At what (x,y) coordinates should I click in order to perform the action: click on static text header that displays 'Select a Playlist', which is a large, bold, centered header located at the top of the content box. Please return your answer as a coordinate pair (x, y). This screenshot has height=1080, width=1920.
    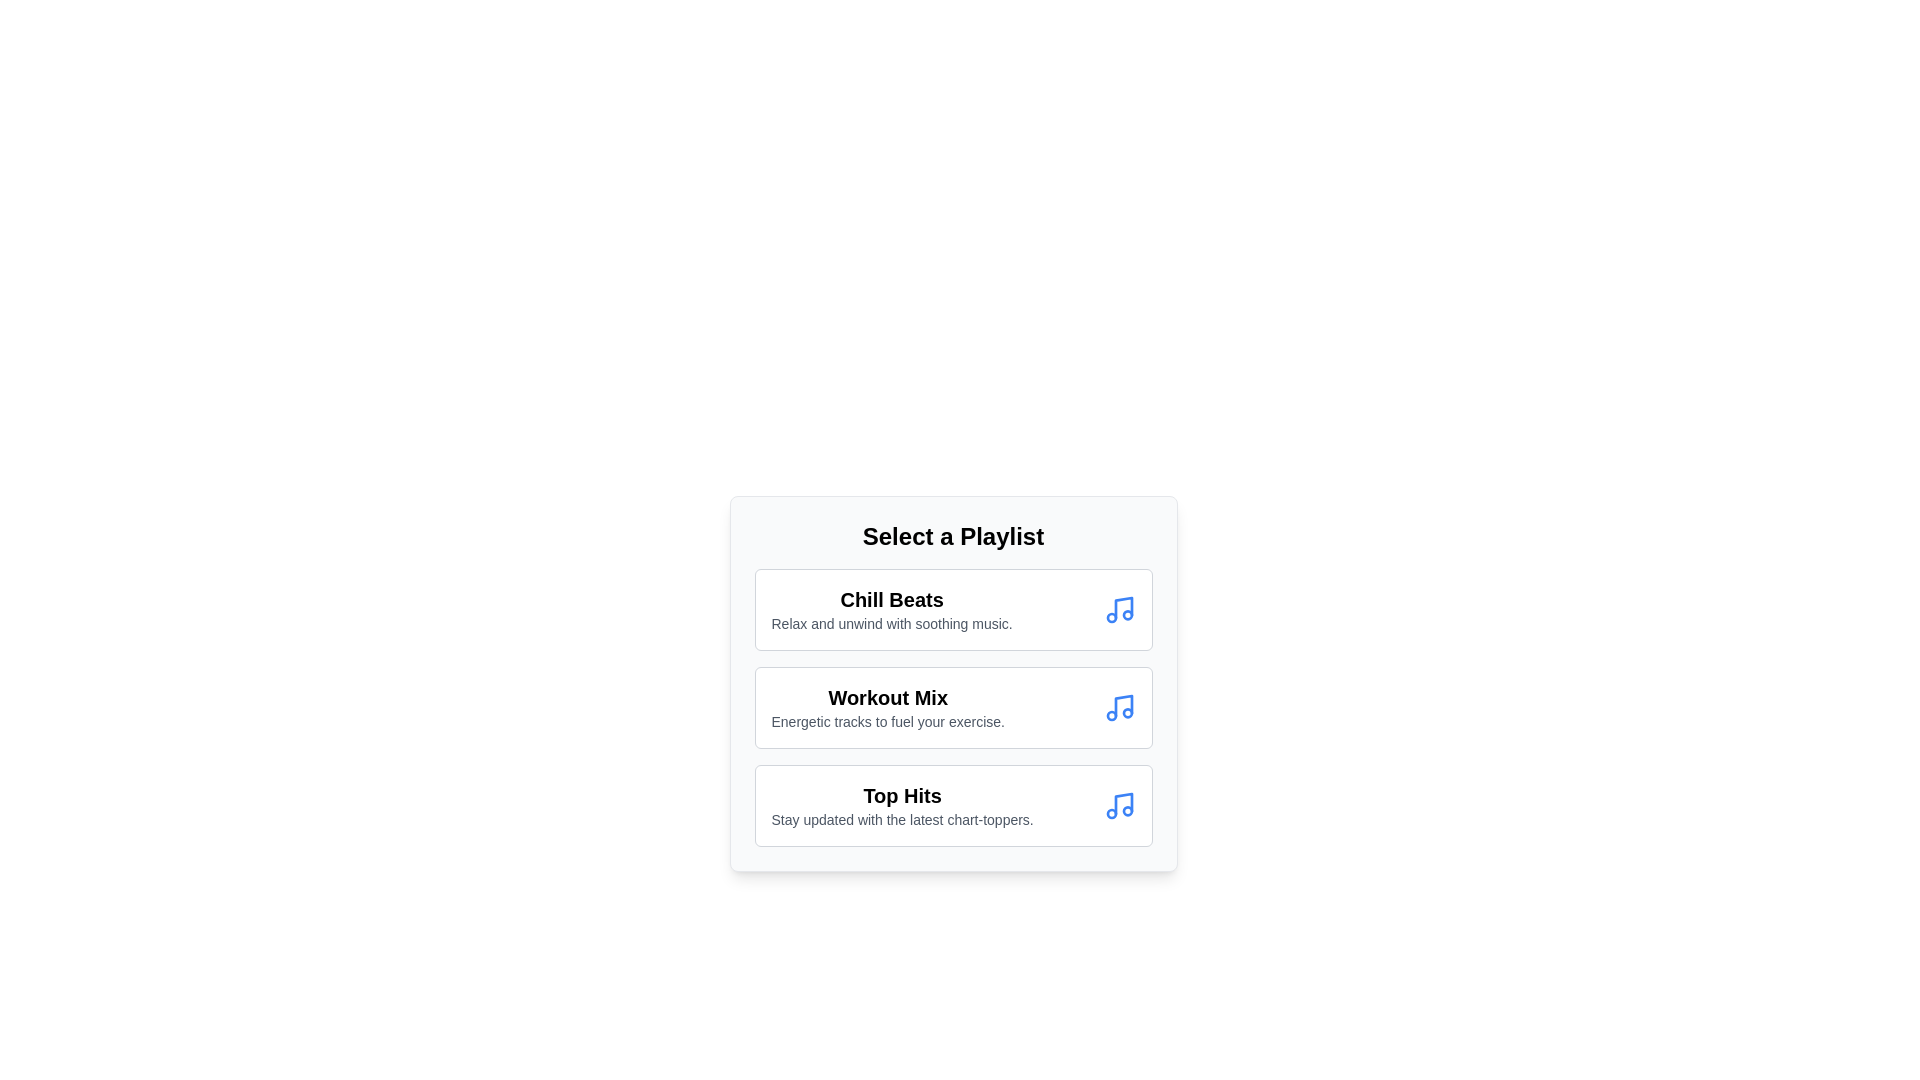
    Looking at the image, I should click on (952, 535).